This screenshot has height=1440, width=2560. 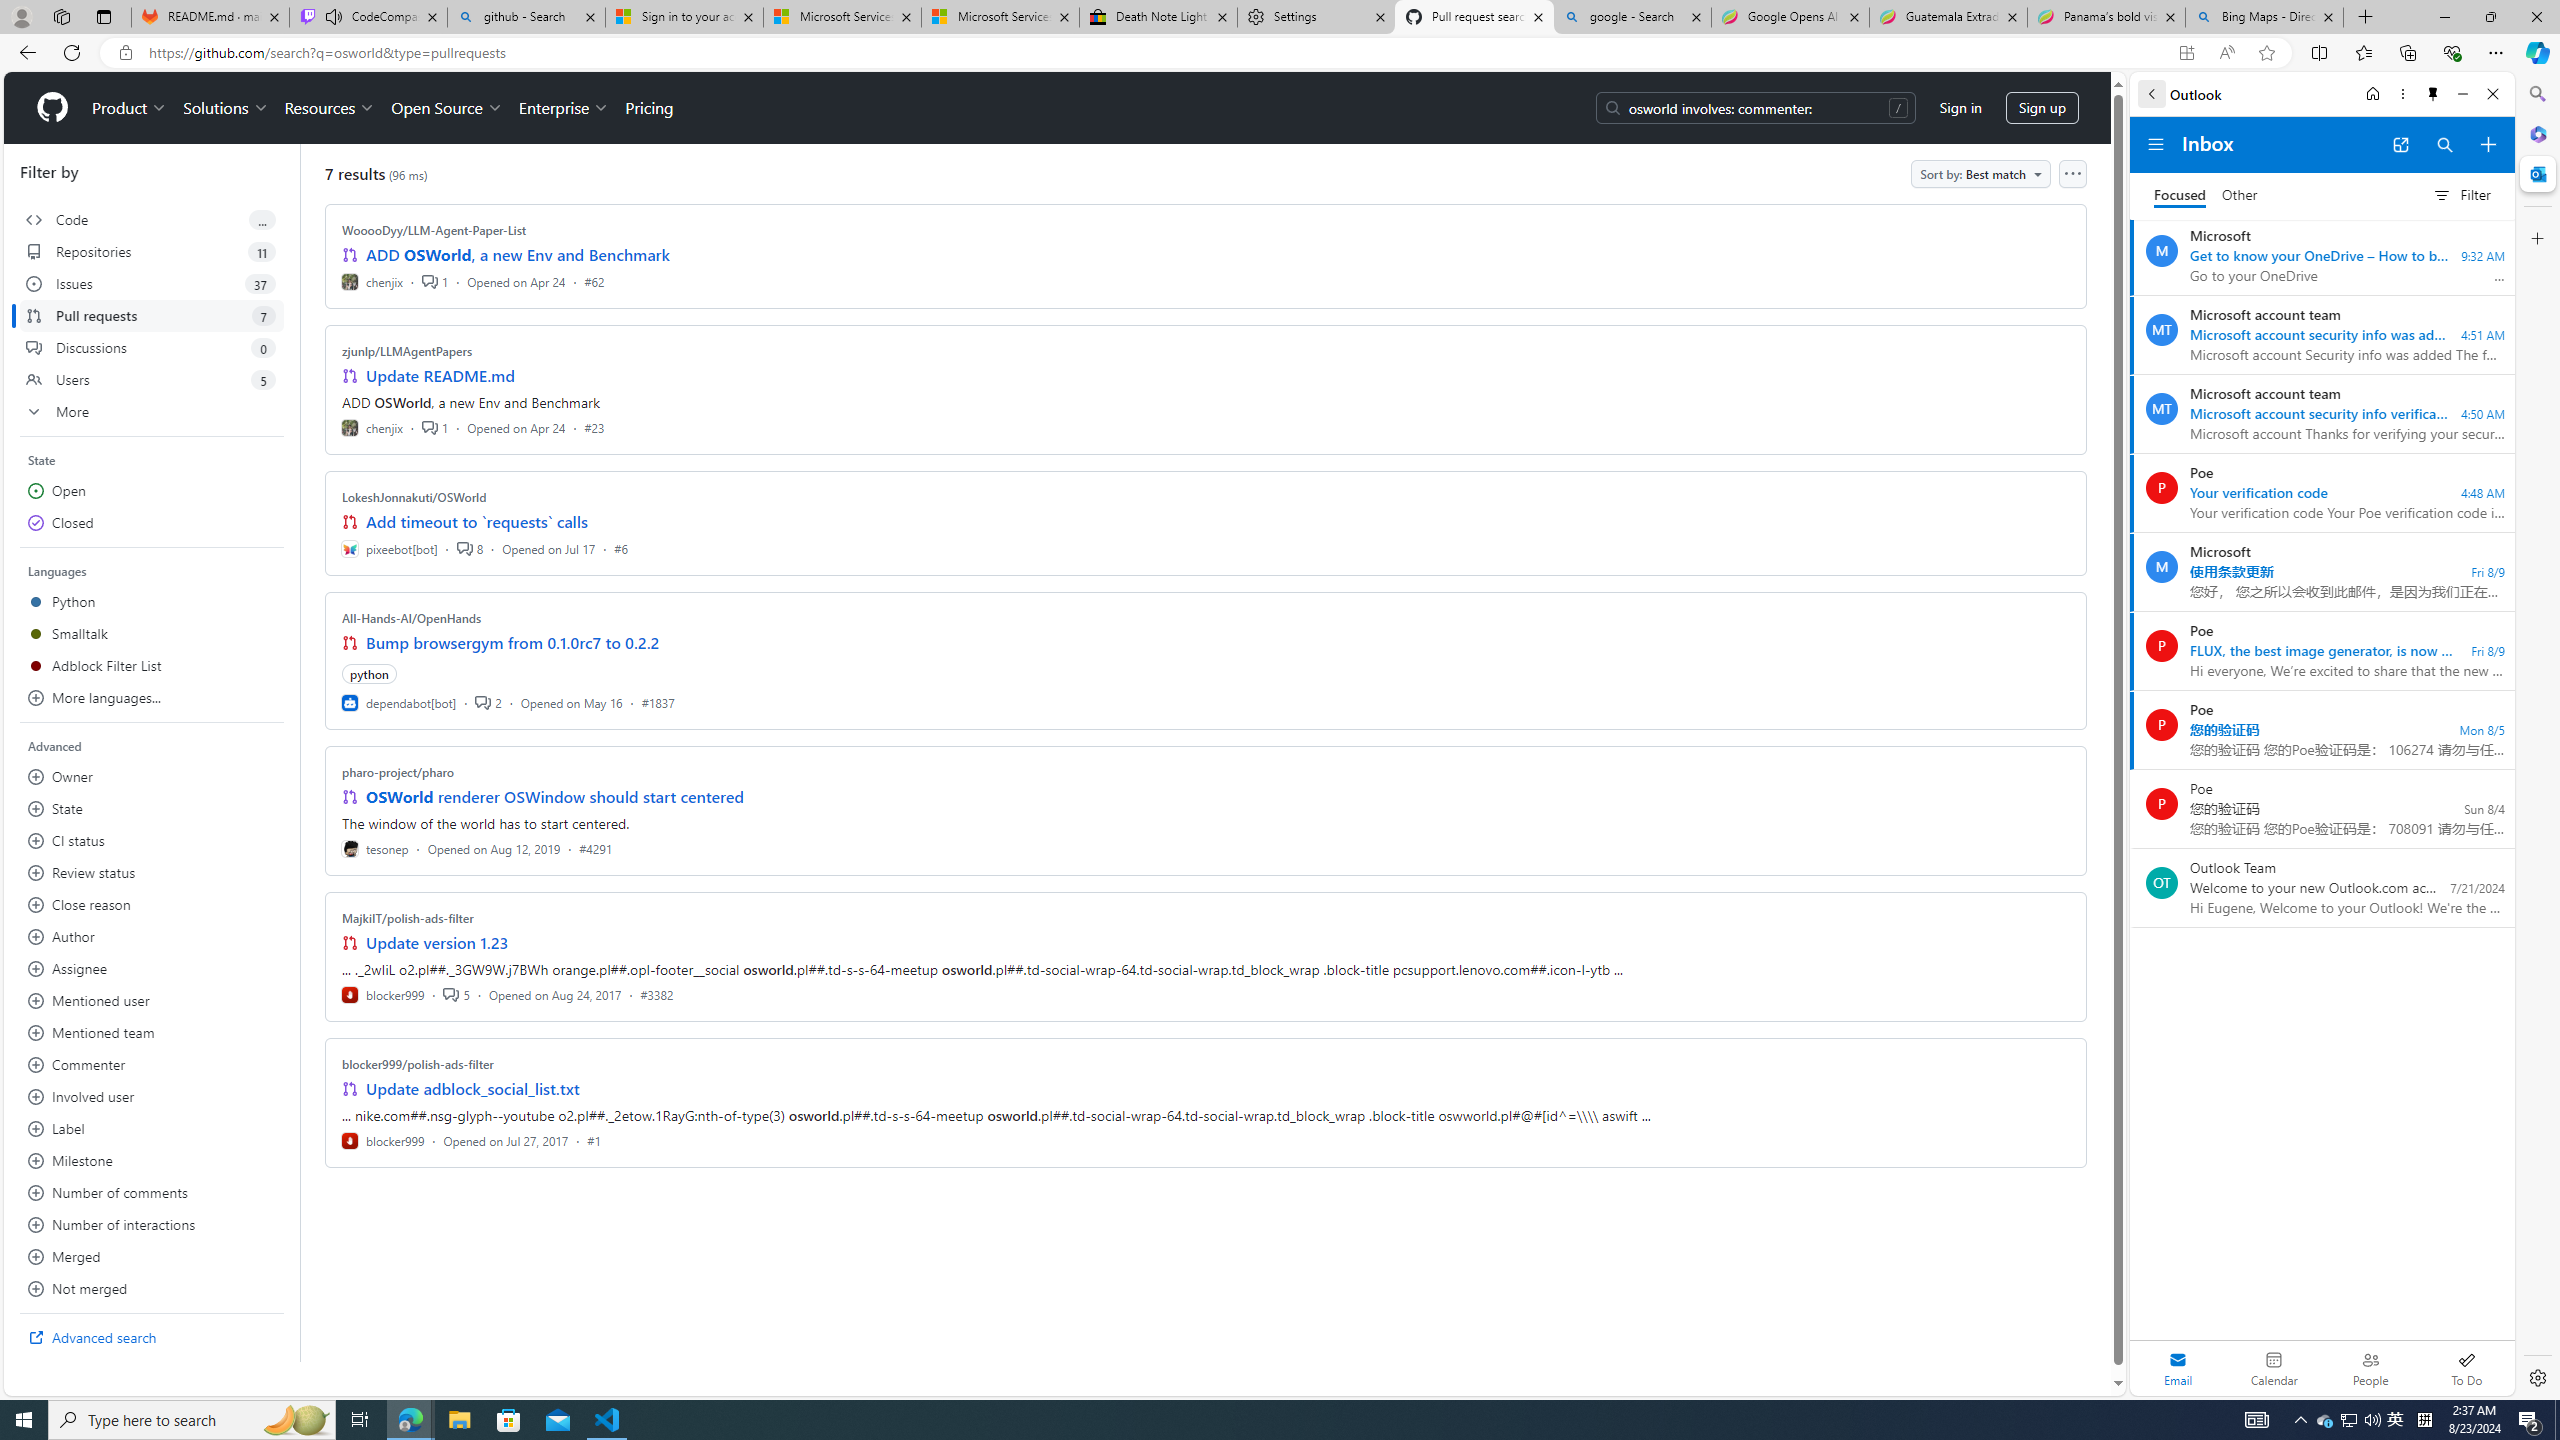 I want to click on 'People', so click(x=2369, y=1367).